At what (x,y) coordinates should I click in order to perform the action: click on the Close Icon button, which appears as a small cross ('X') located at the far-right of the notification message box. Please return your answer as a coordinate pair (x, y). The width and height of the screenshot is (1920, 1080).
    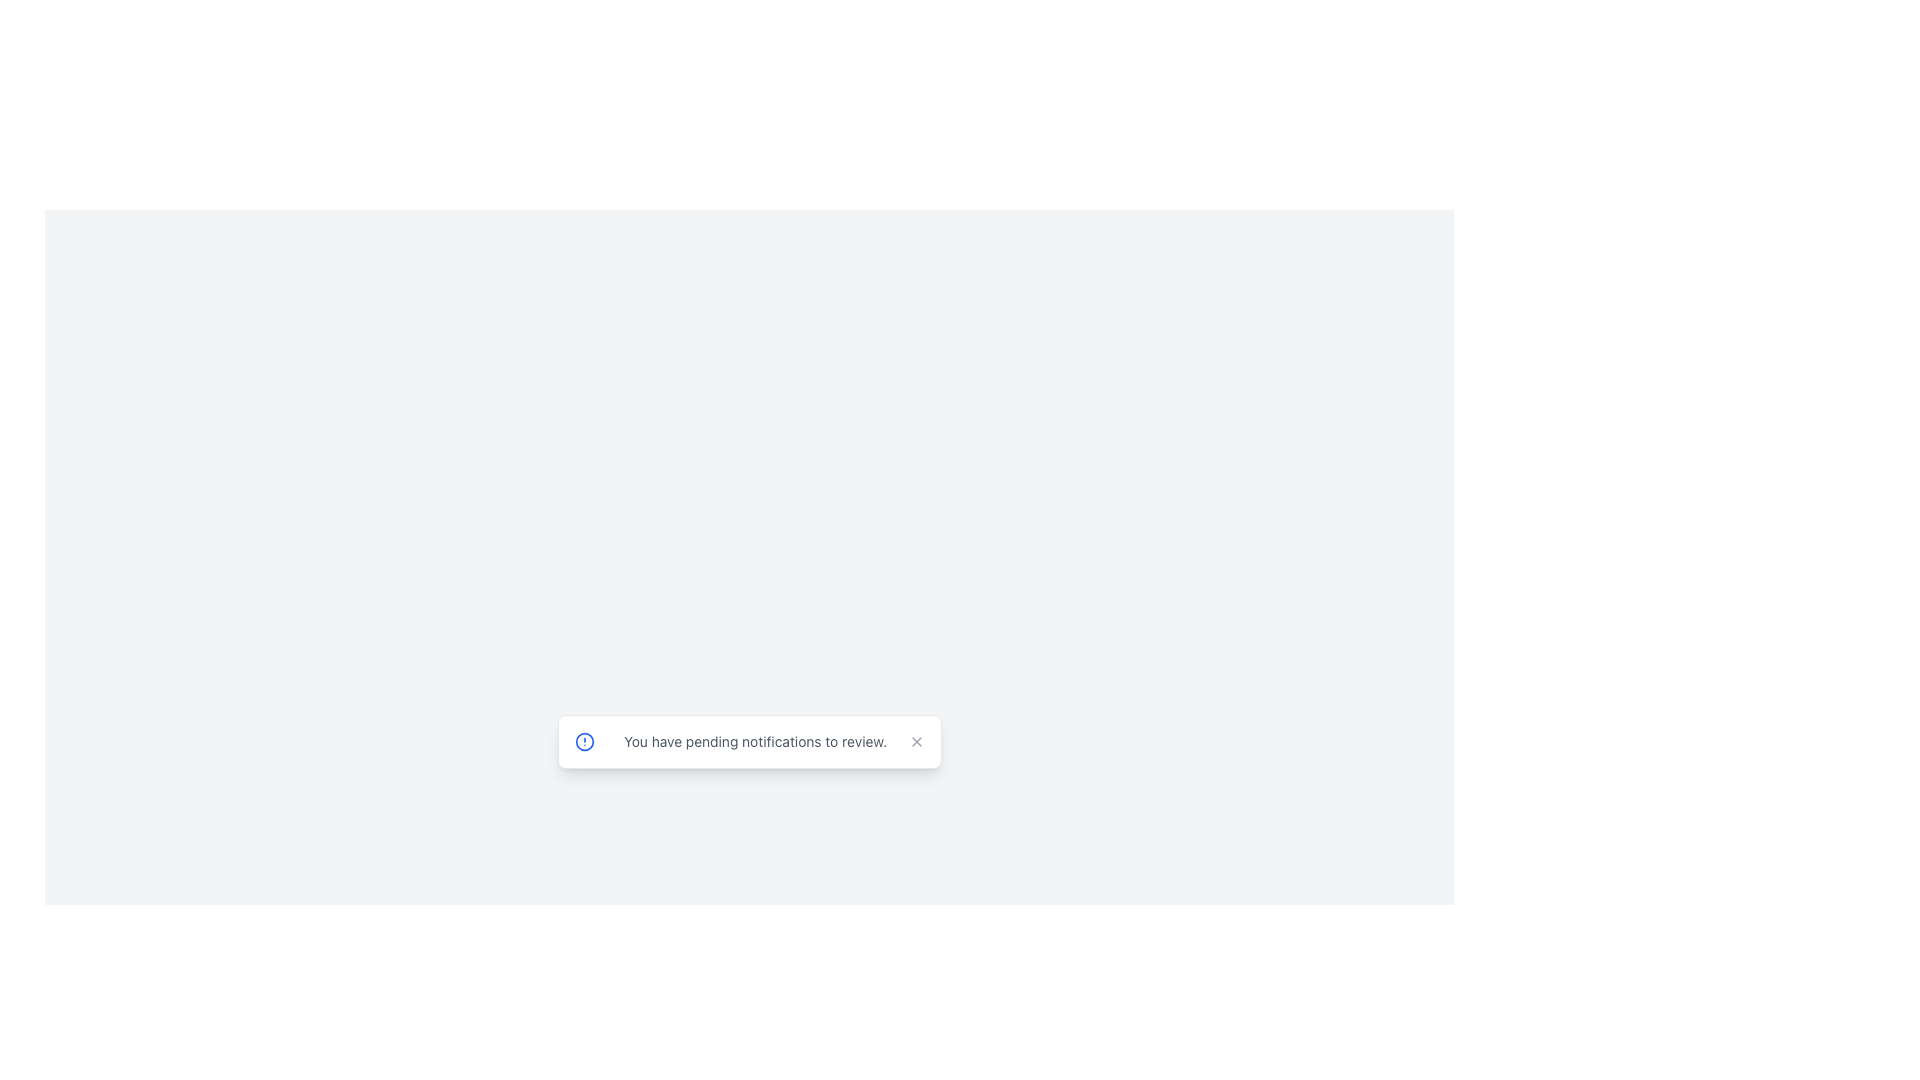
    Looking at the image, I should click on (915, 741).